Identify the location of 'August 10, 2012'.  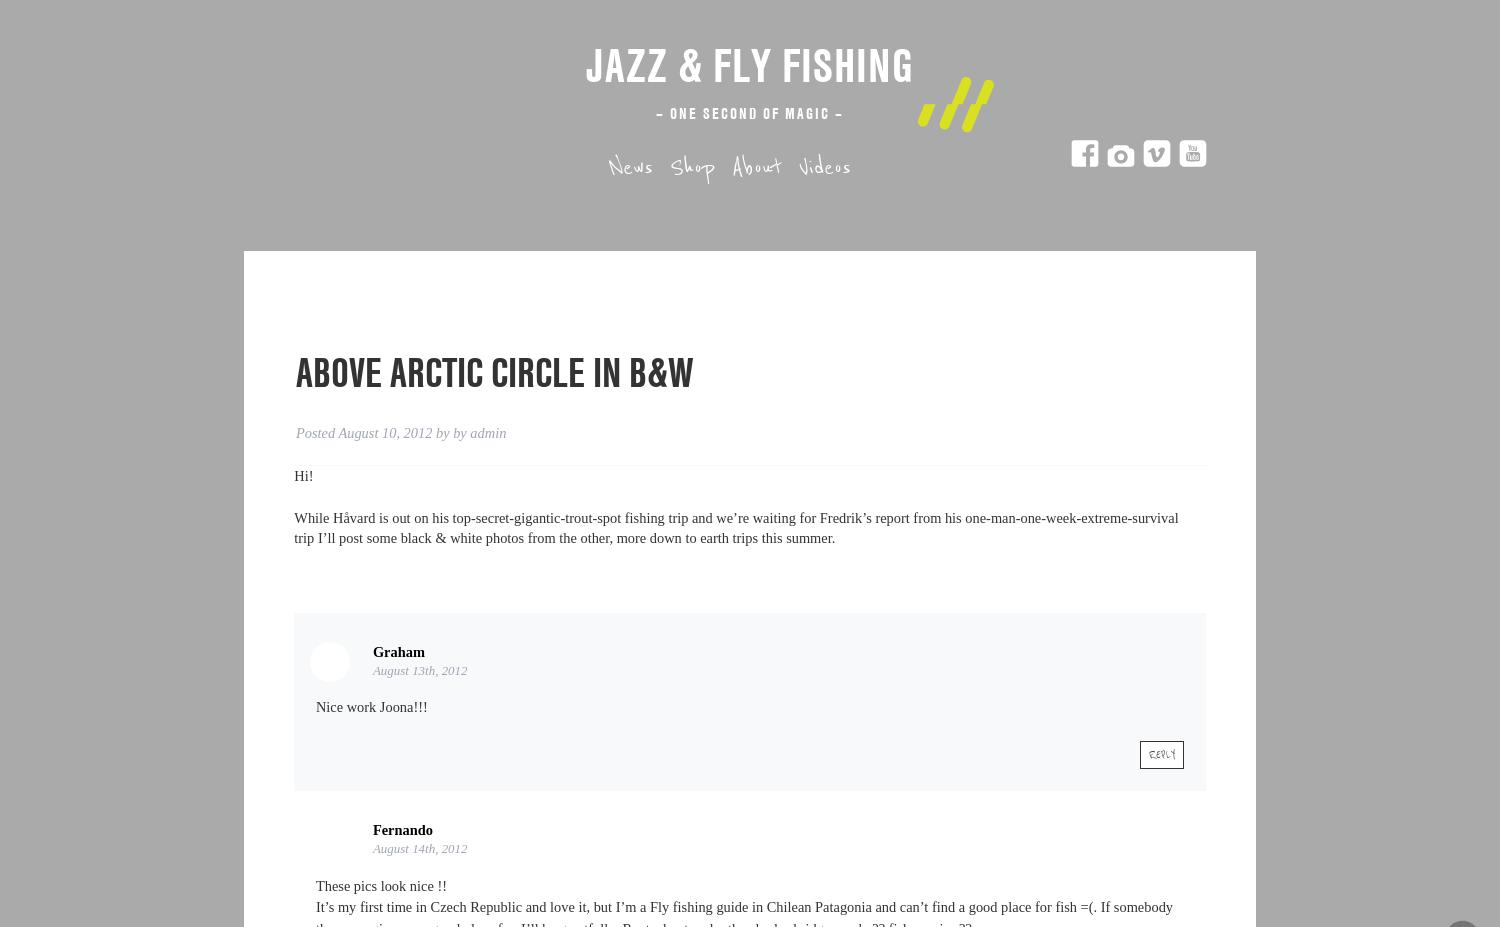
(336, 432).